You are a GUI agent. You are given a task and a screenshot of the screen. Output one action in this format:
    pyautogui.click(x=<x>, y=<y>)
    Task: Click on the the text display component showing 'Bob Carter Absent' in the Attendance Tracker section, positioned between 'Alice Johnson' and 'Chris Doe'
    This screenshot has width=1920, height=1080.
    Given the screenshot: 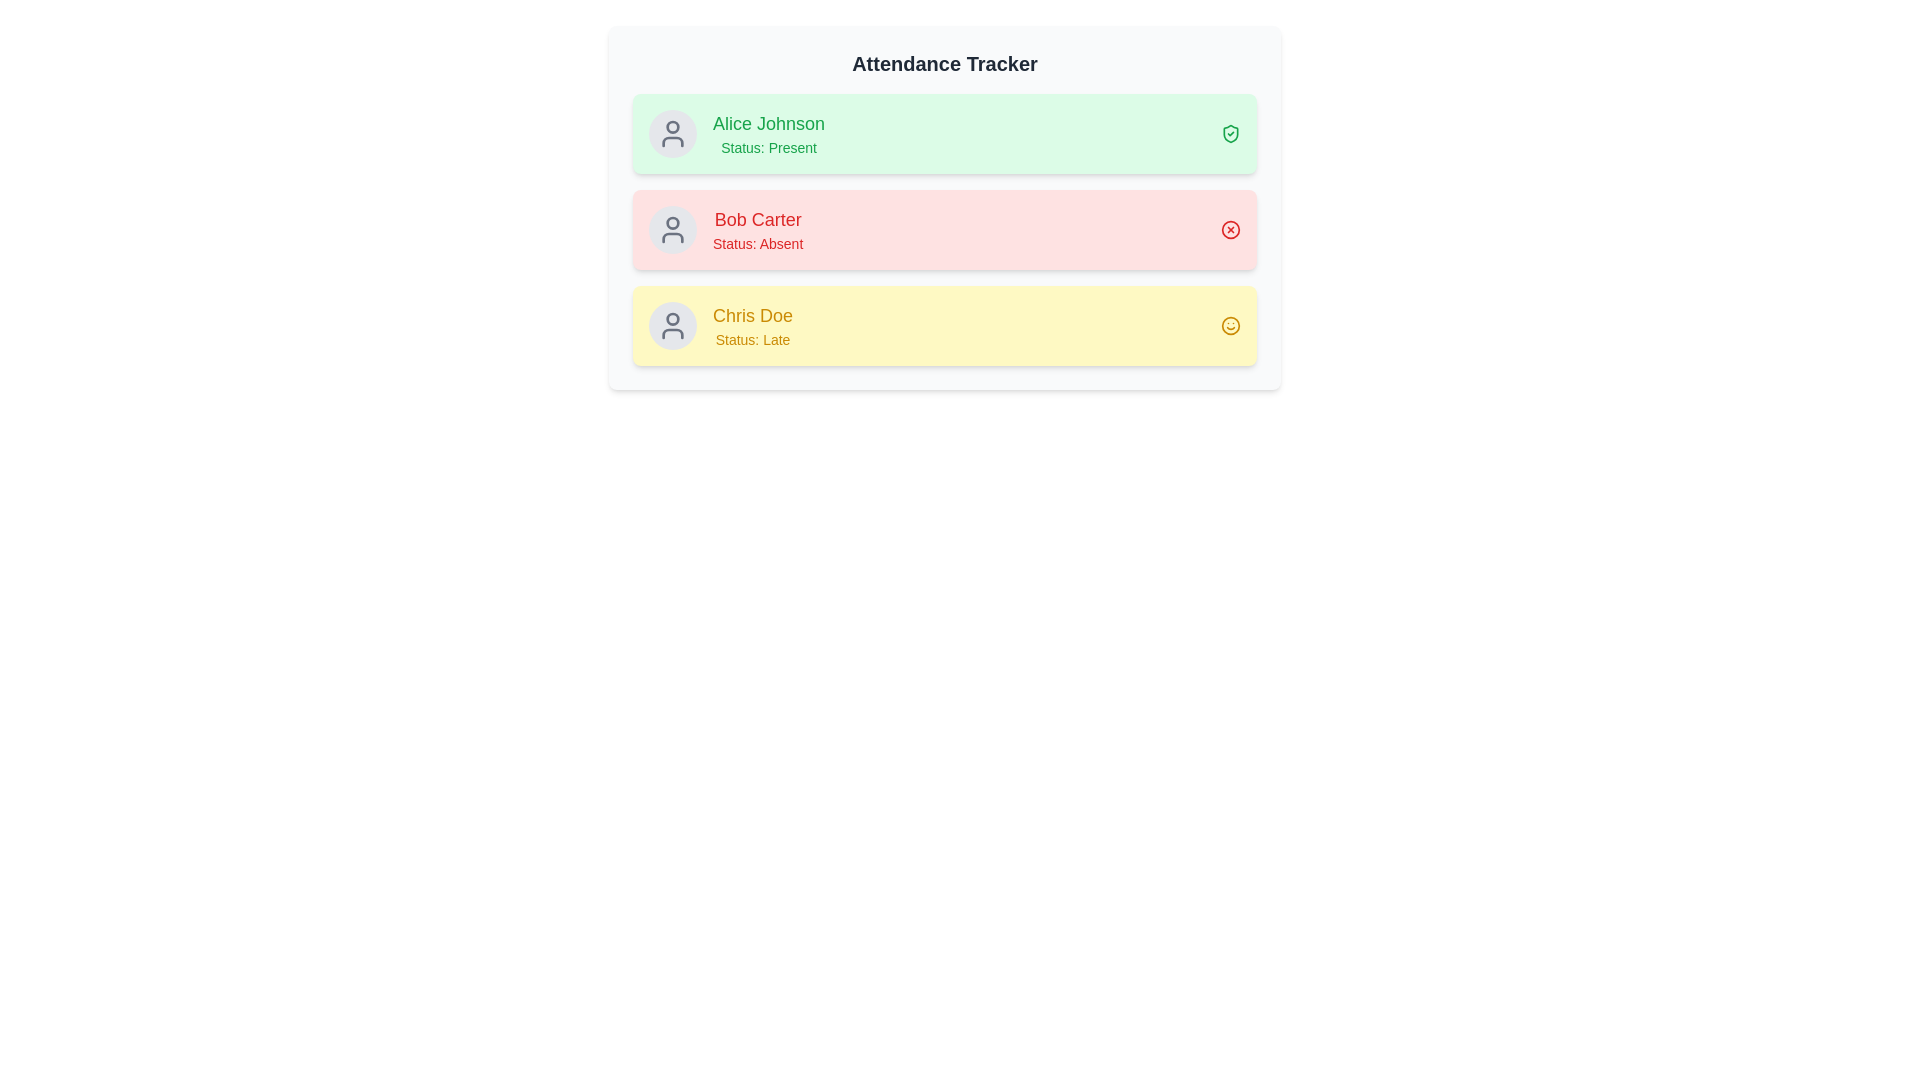 What is the action you would take?
    pyautogui.click(x=757, y=229)
    